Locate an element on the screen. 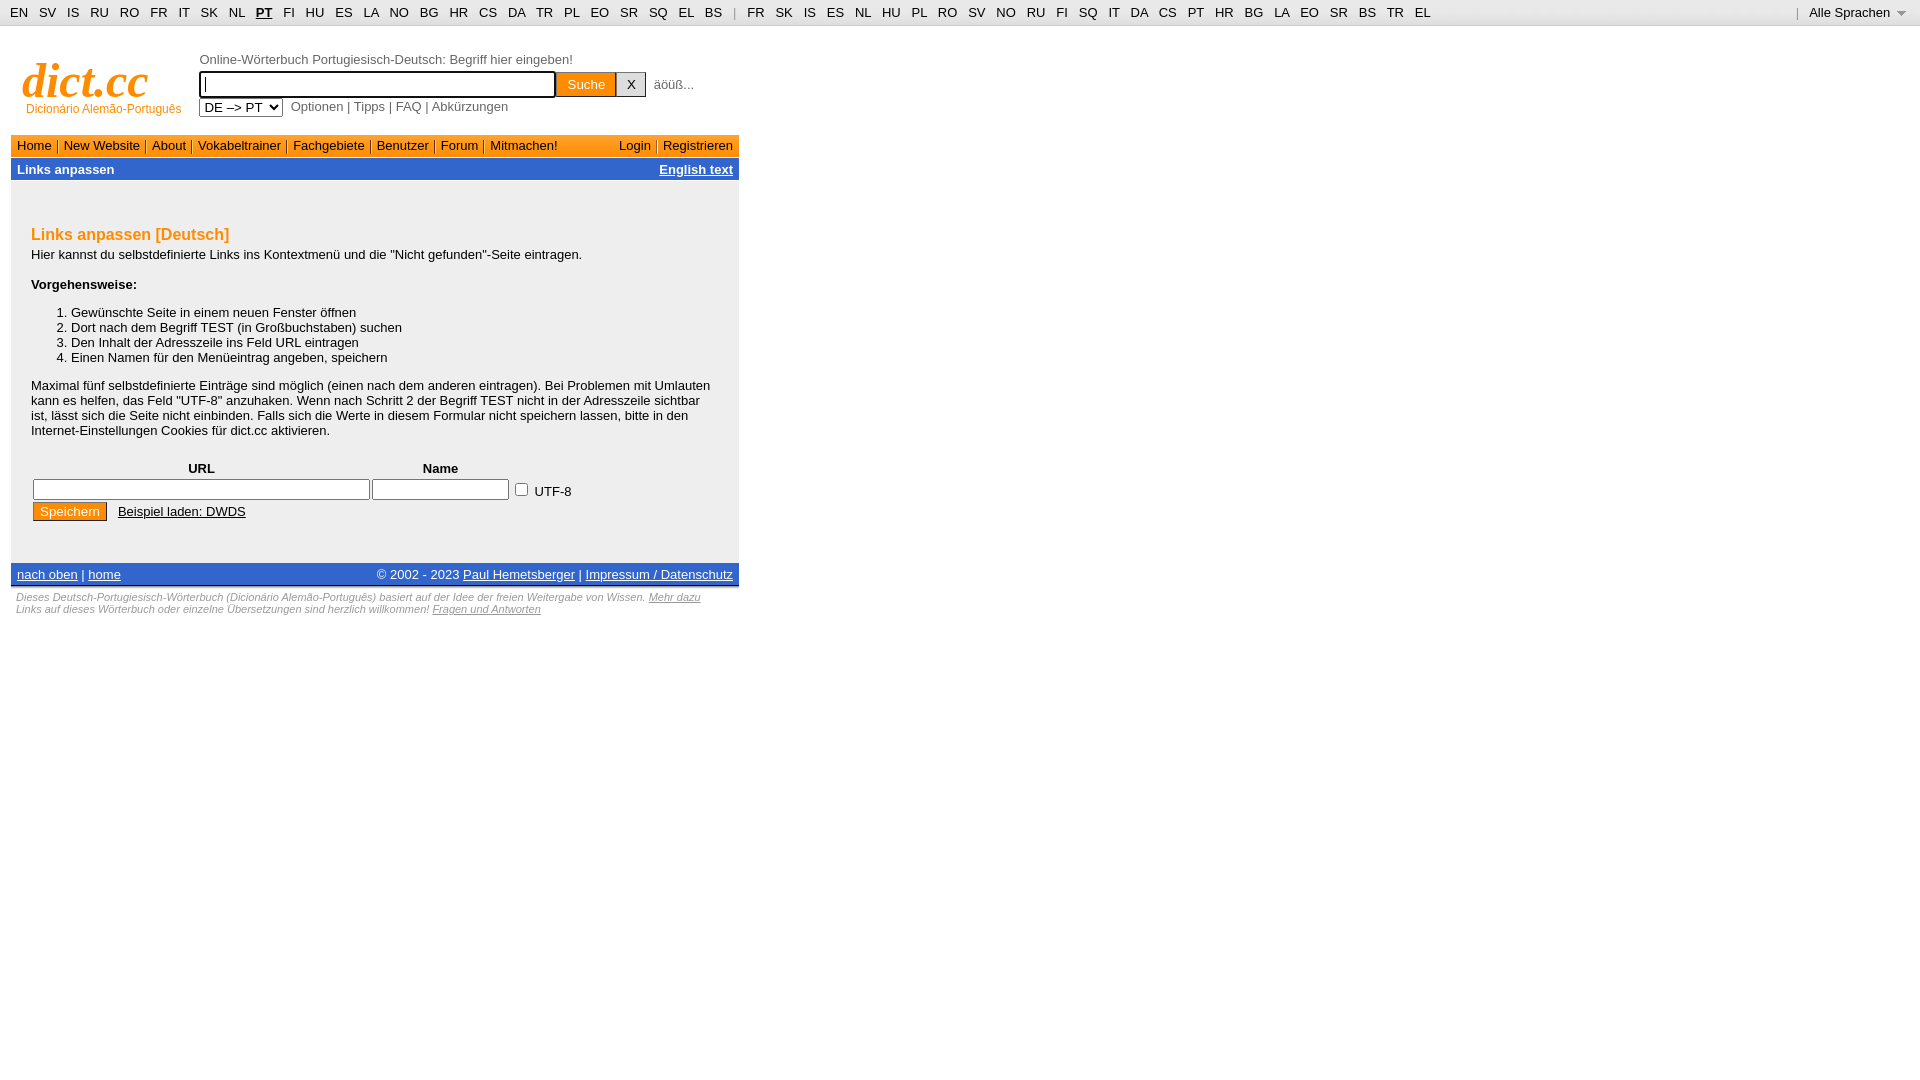 The image size is (1920, 1080). 'dict.cc' is located at coordinates (22, 79).